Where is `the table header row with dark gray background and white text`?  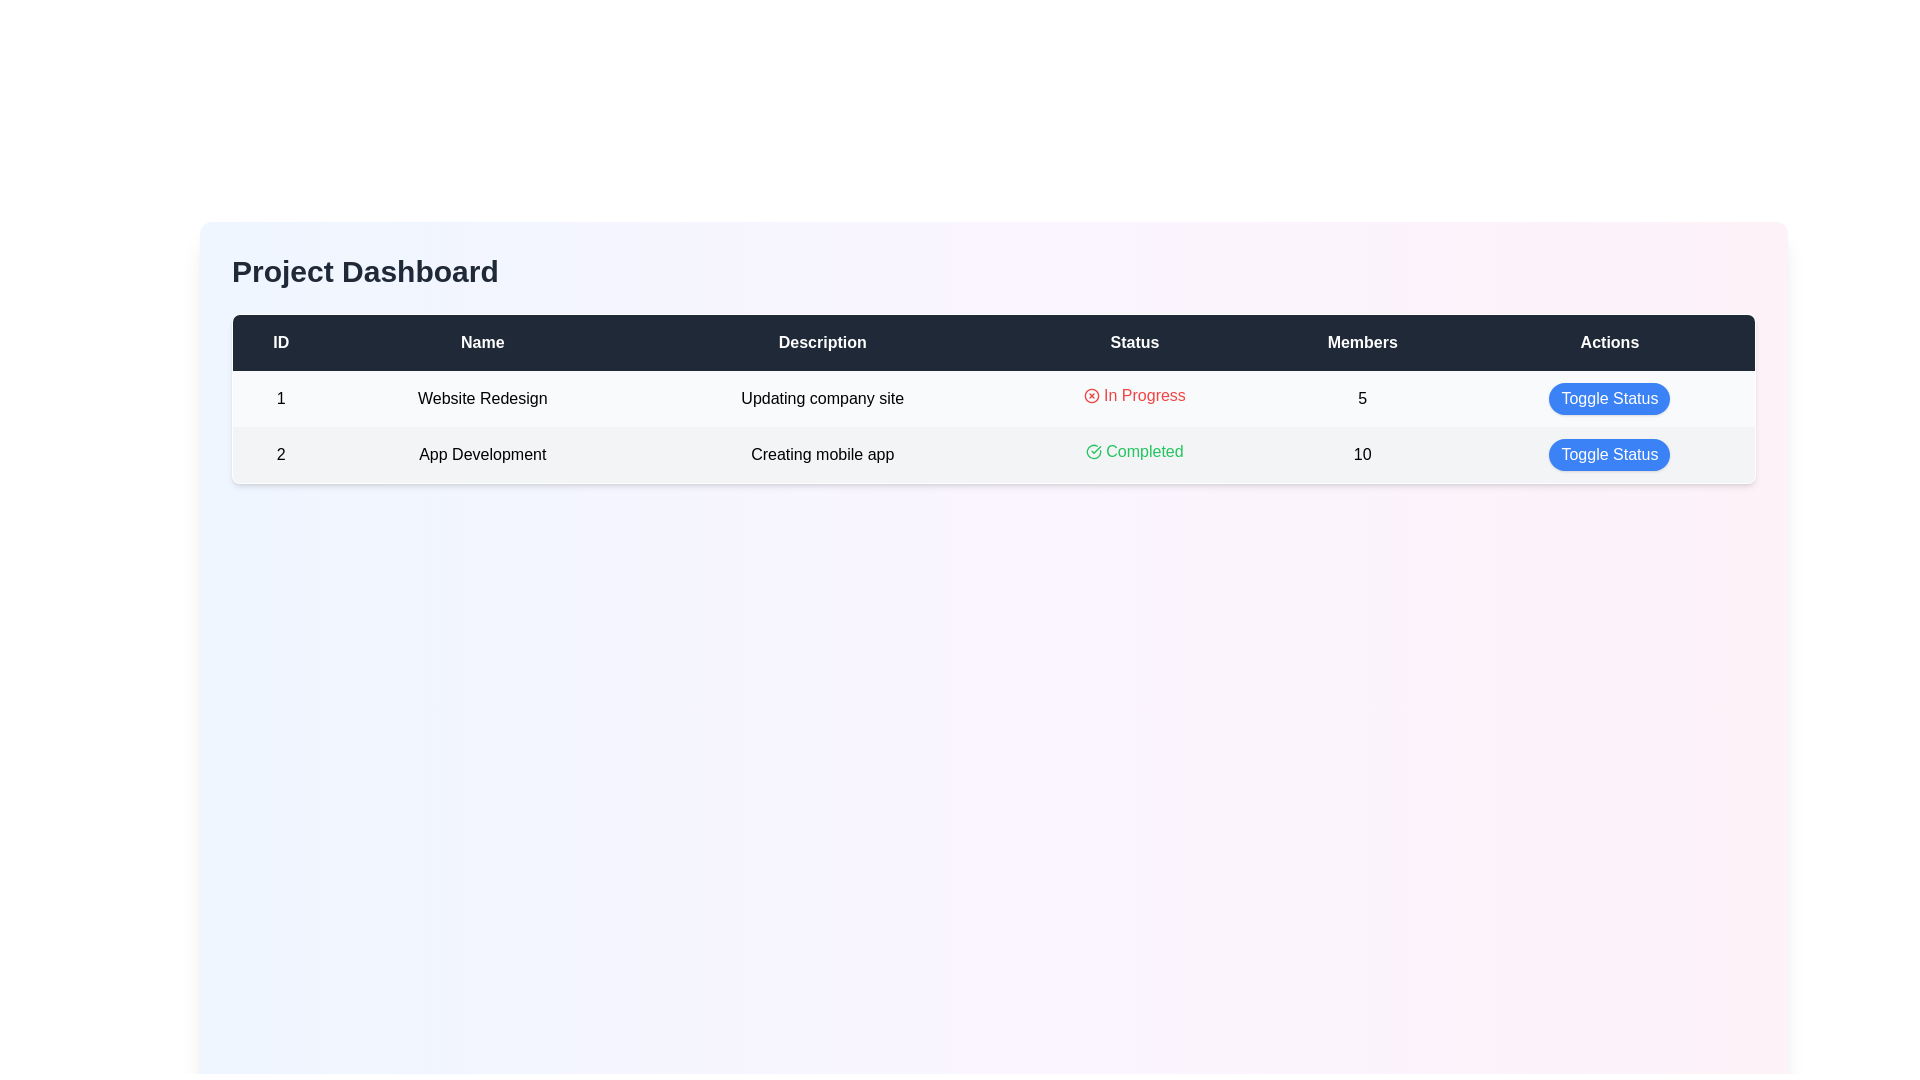 the table header row with dark gray background and white text is located at coordinates (993, 341).